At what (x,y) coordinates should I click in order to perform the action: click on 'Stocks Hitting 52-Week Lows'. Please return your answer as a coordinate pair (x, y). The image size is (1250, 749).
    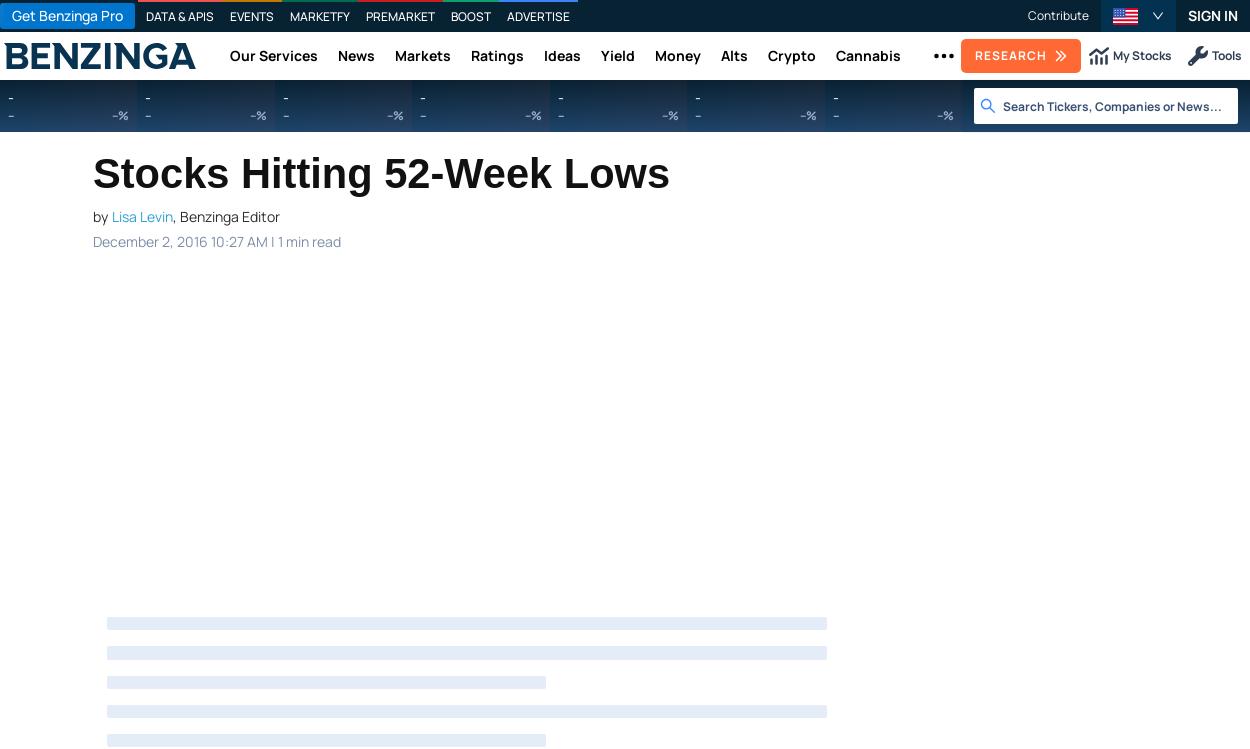
    Looking at the image, I should click on (381, 172).